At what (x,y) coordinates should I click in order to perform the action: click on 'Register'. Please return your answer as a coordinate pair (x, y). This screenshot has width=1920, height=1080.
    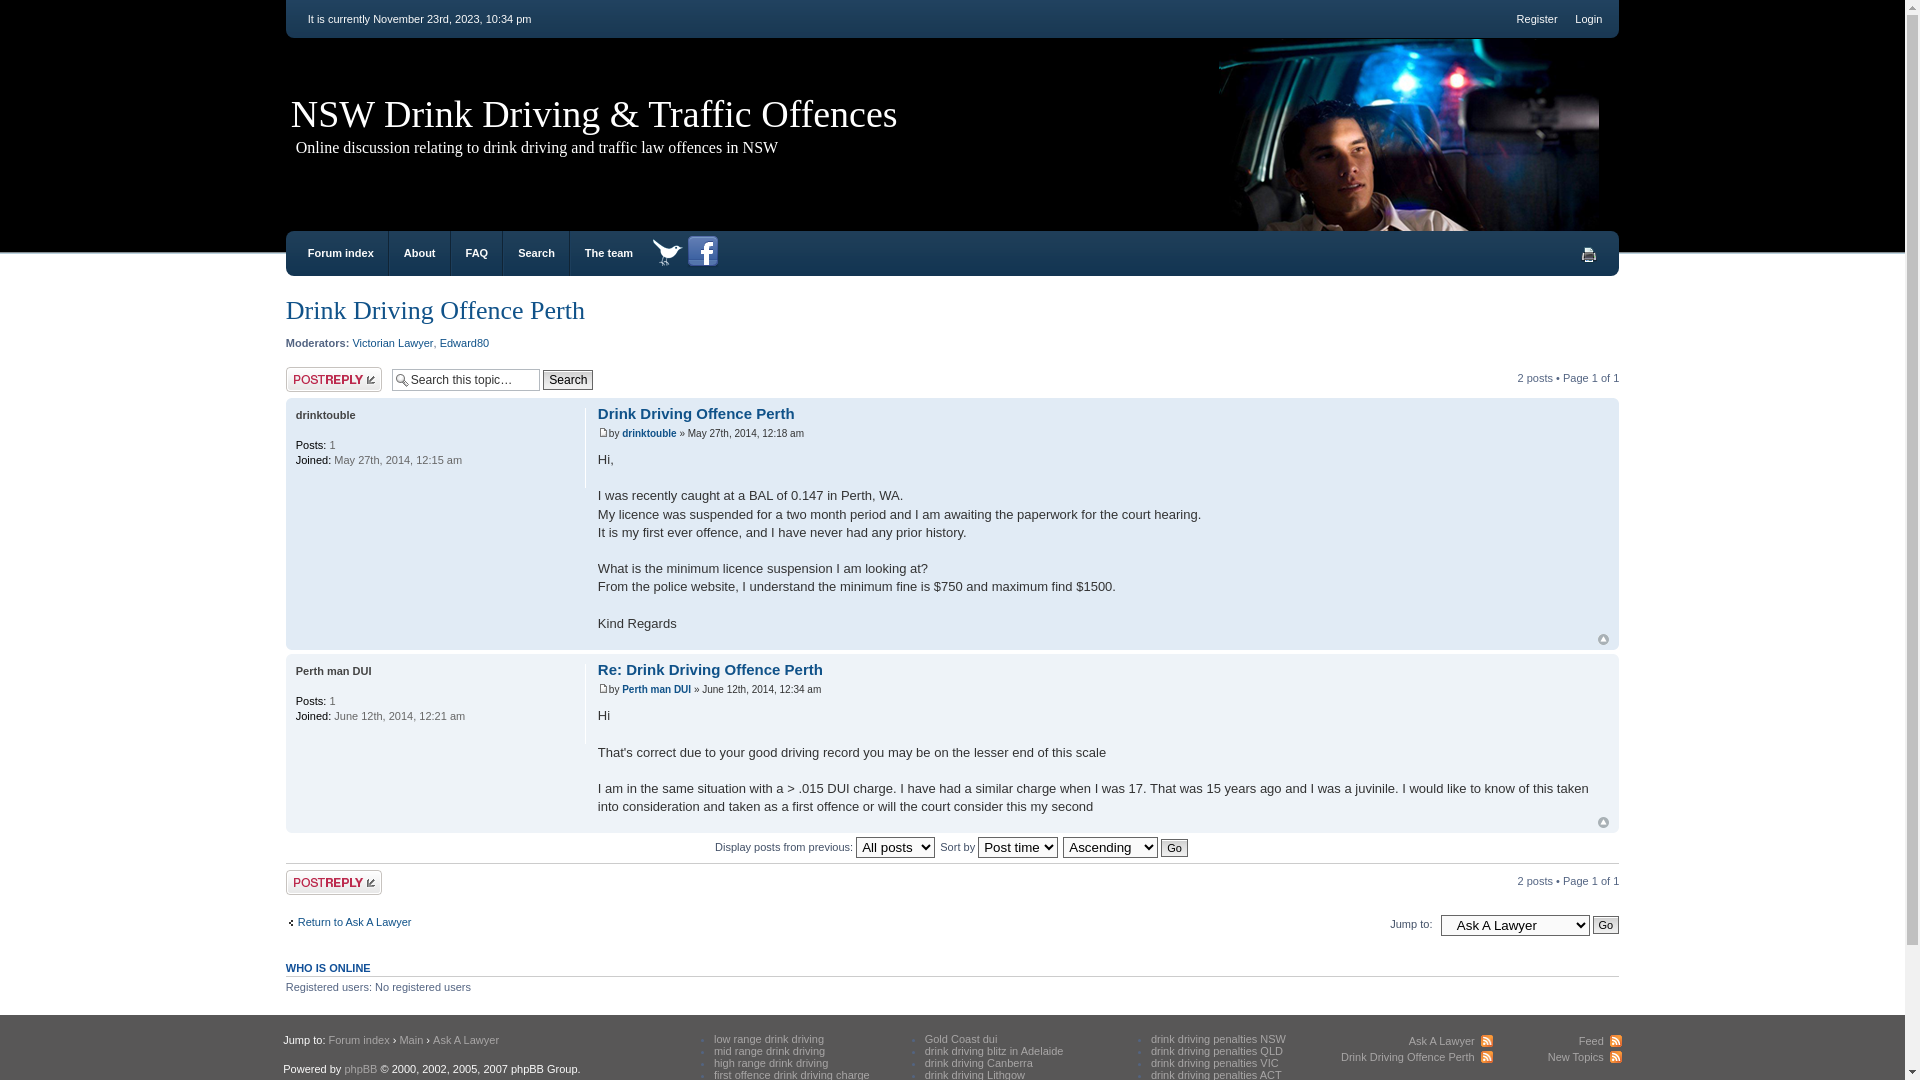
    Looking at the image, I should click on (1536, 19).